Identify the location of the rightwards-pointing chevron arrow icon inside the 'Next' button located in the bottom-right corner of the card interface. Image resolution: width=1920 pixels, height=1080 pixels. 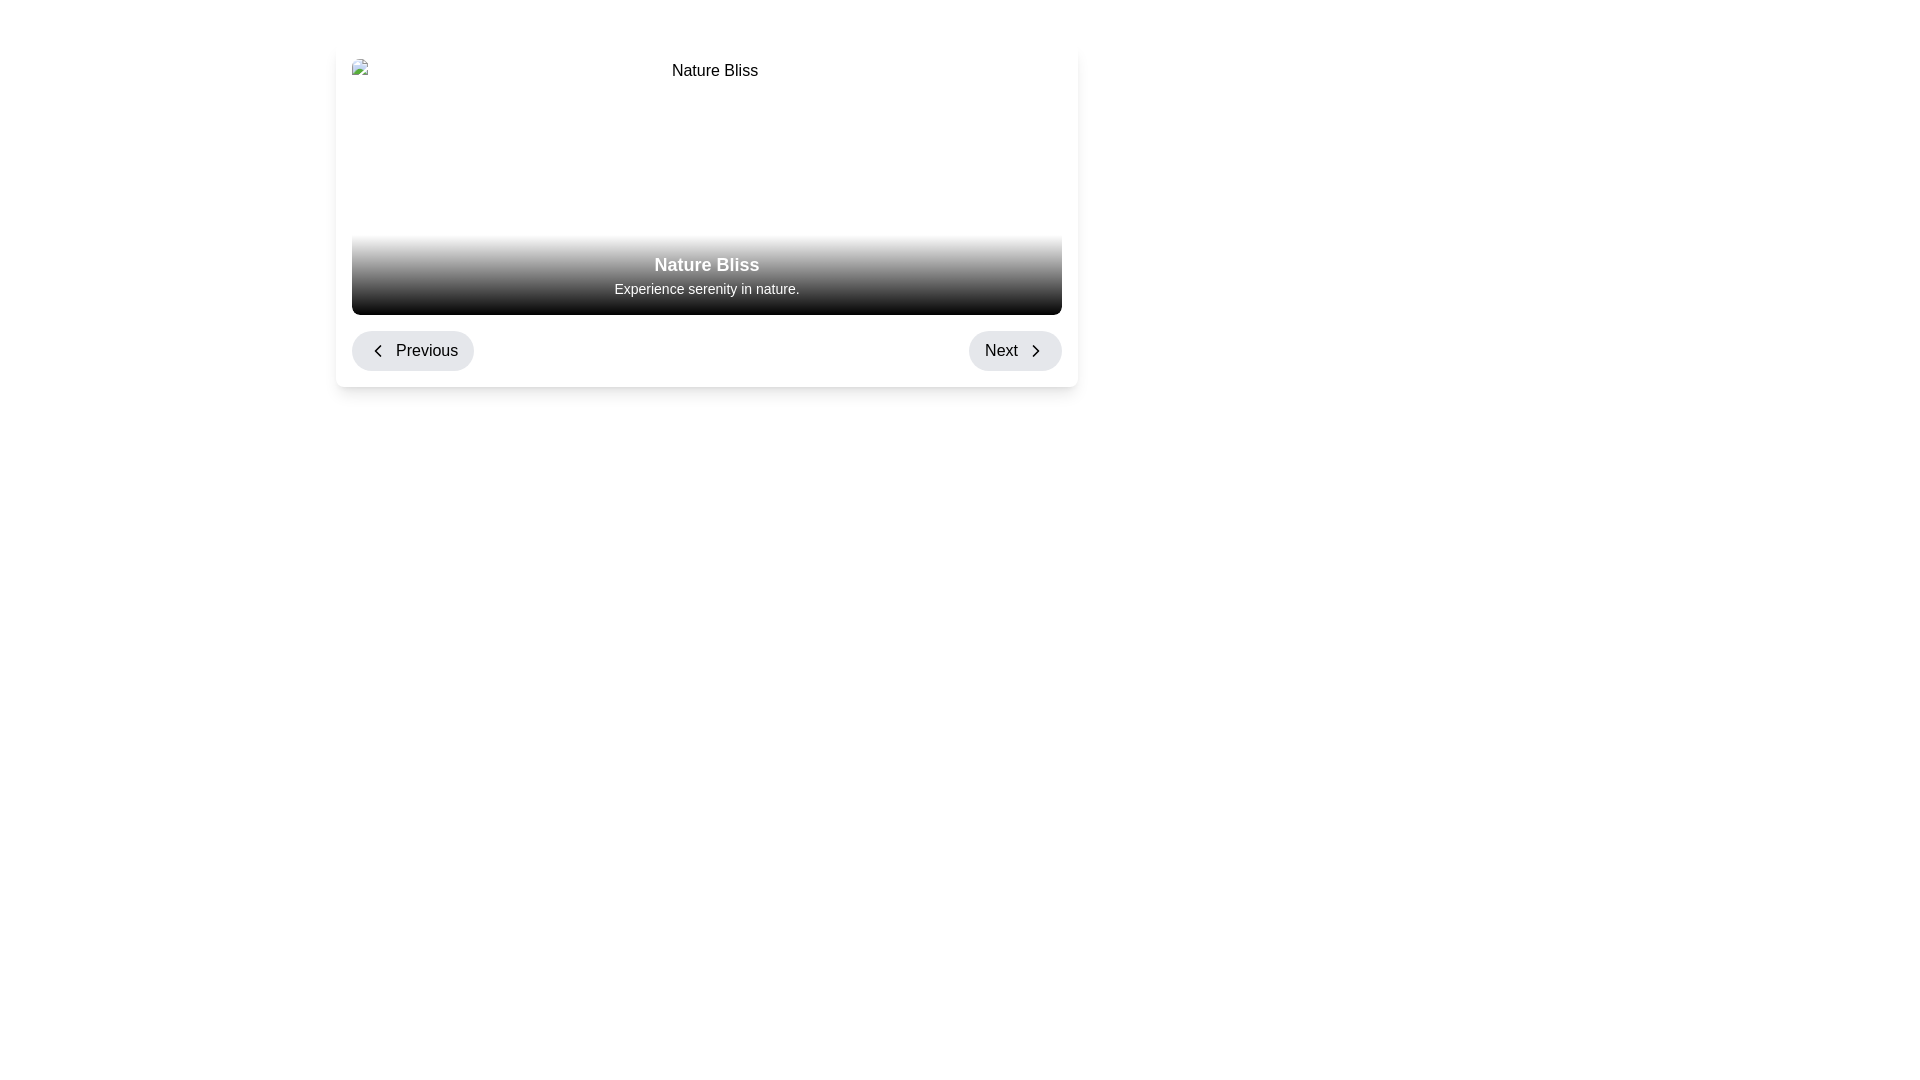
(1036, 350).